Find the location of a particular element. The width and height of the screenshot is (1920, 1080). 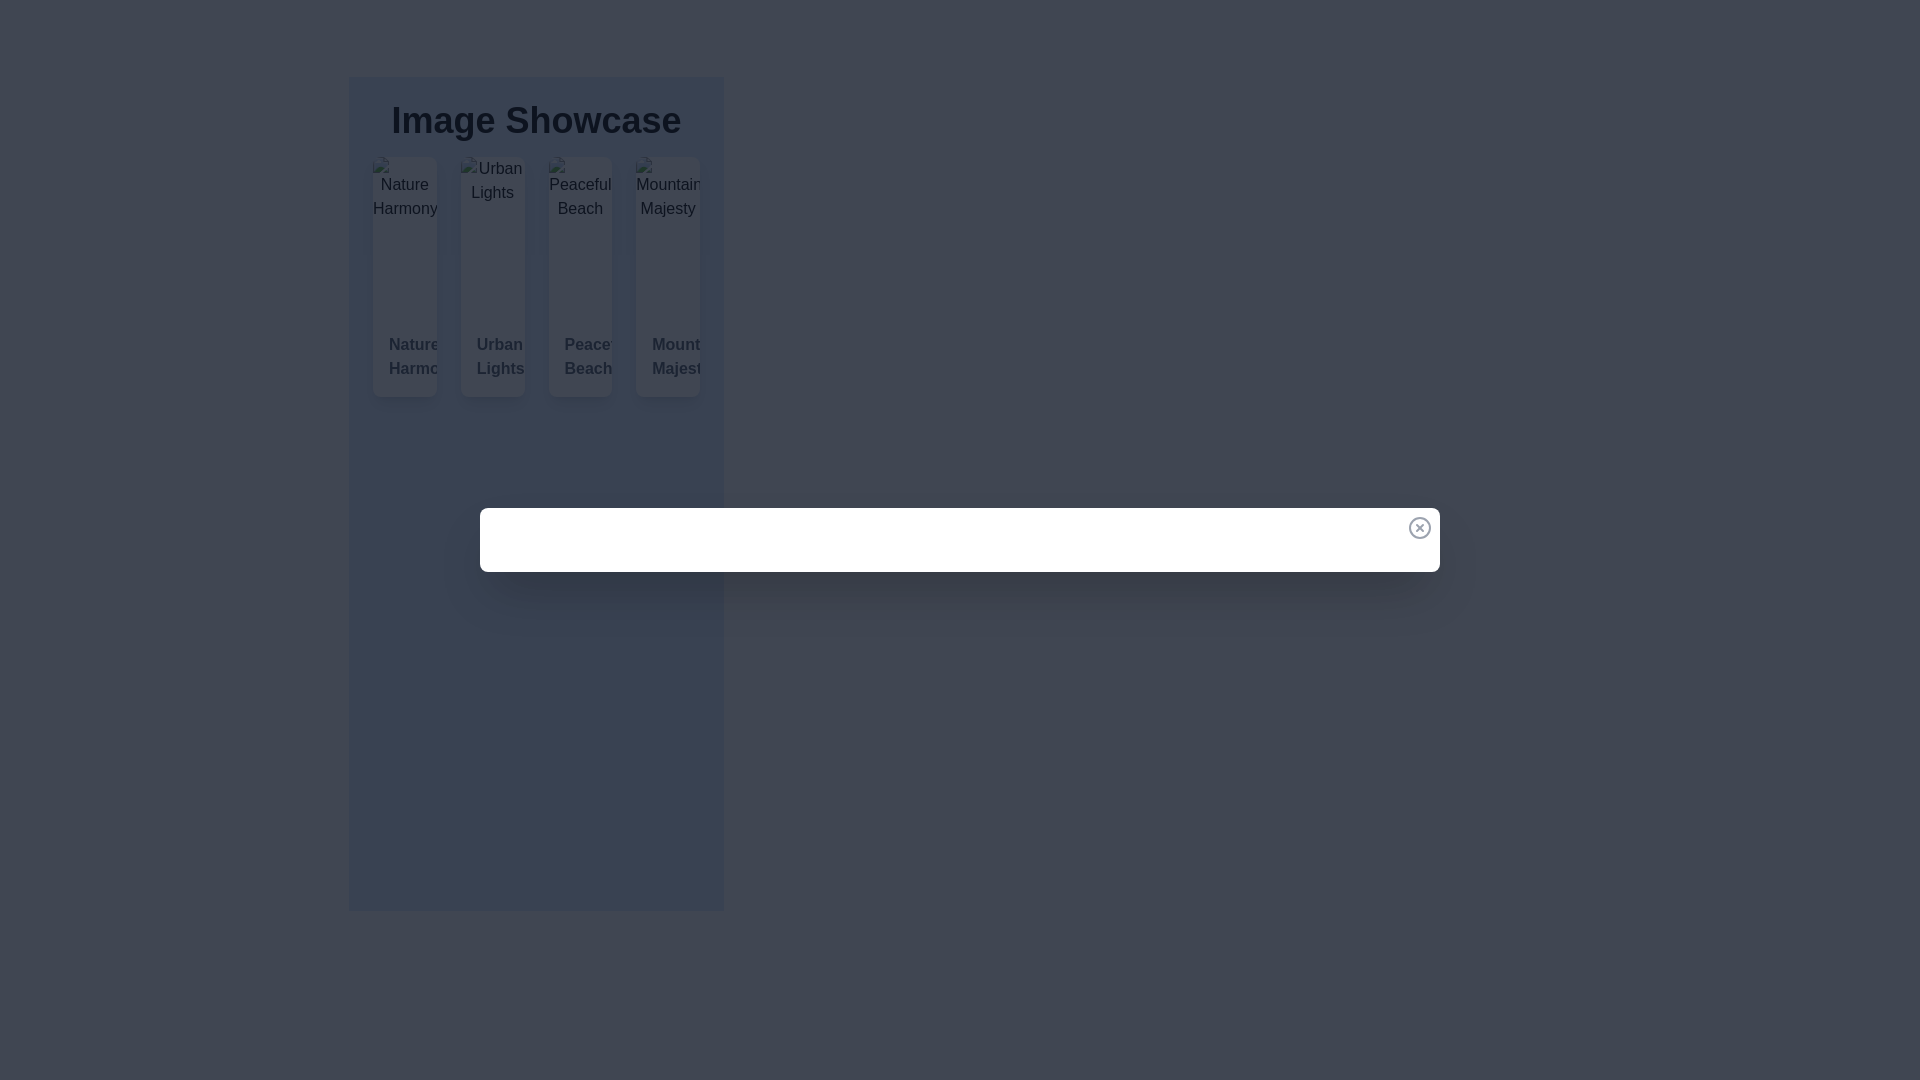

the text label that serves as a title for the 'Mountain Majesty' image, positioned in the fourth column of the grid is located at coordinates (668, 356).